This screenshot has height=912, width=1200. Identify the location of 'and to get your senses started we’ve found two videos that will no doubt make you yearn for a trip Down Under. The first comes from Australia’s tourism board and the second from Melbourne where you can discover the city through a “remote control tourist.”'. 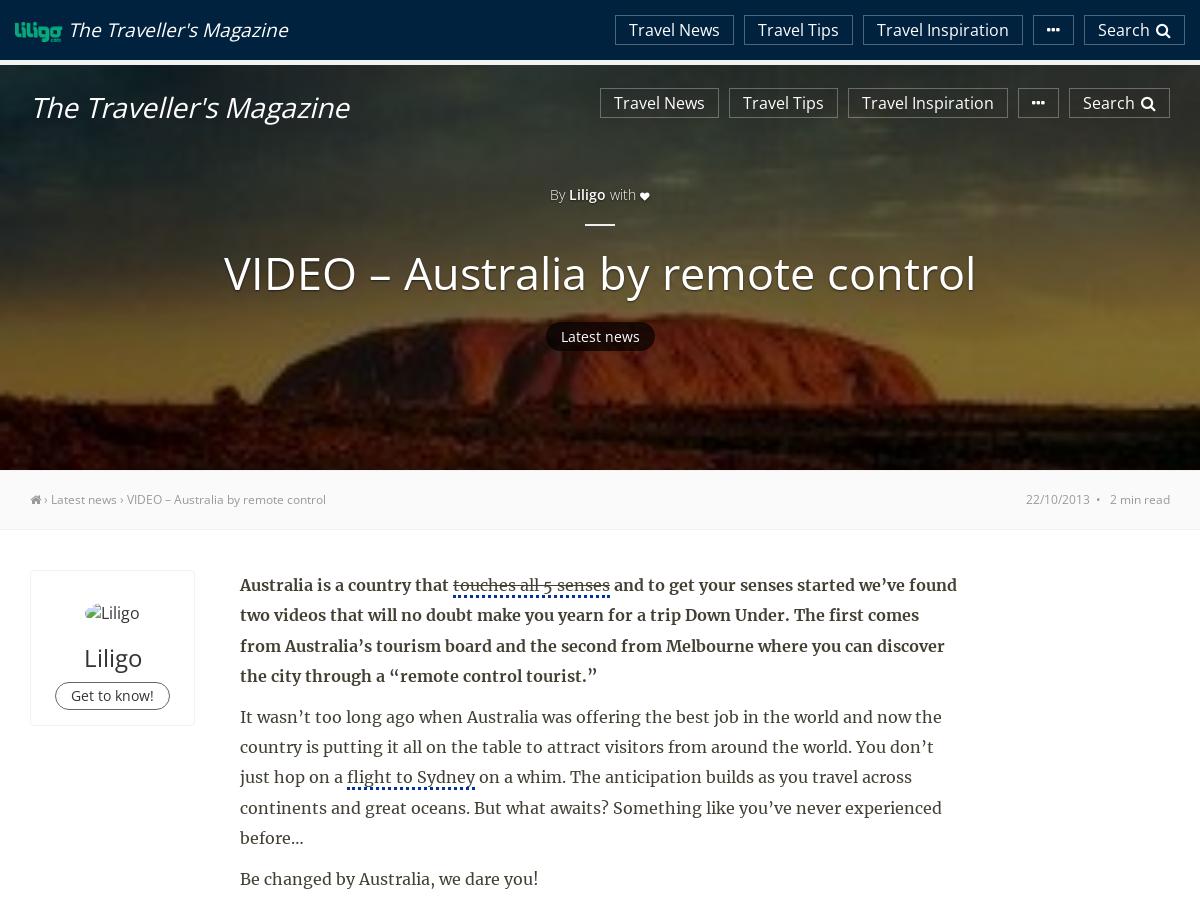
(597, 630).